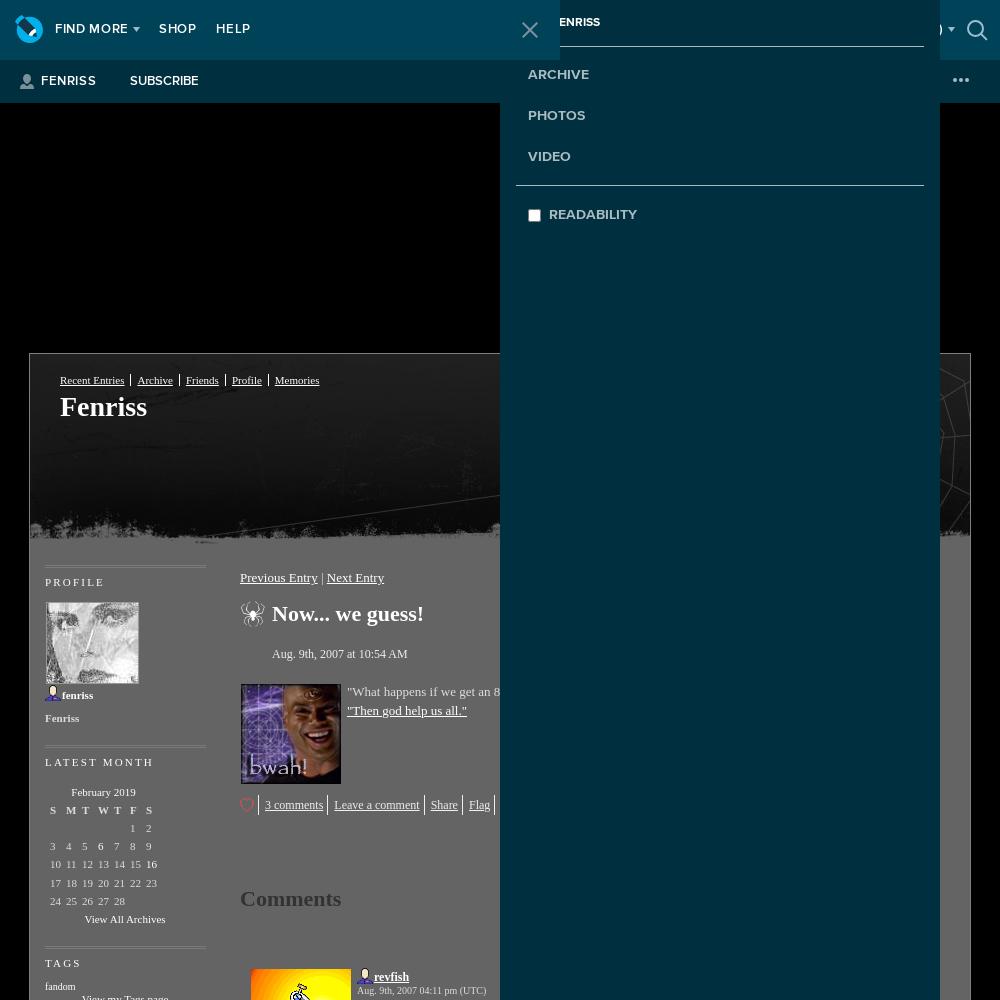  What do you see at coordinates (70, 900) in the screenshot?
I see `'25'` at bounding box center [70, 900].